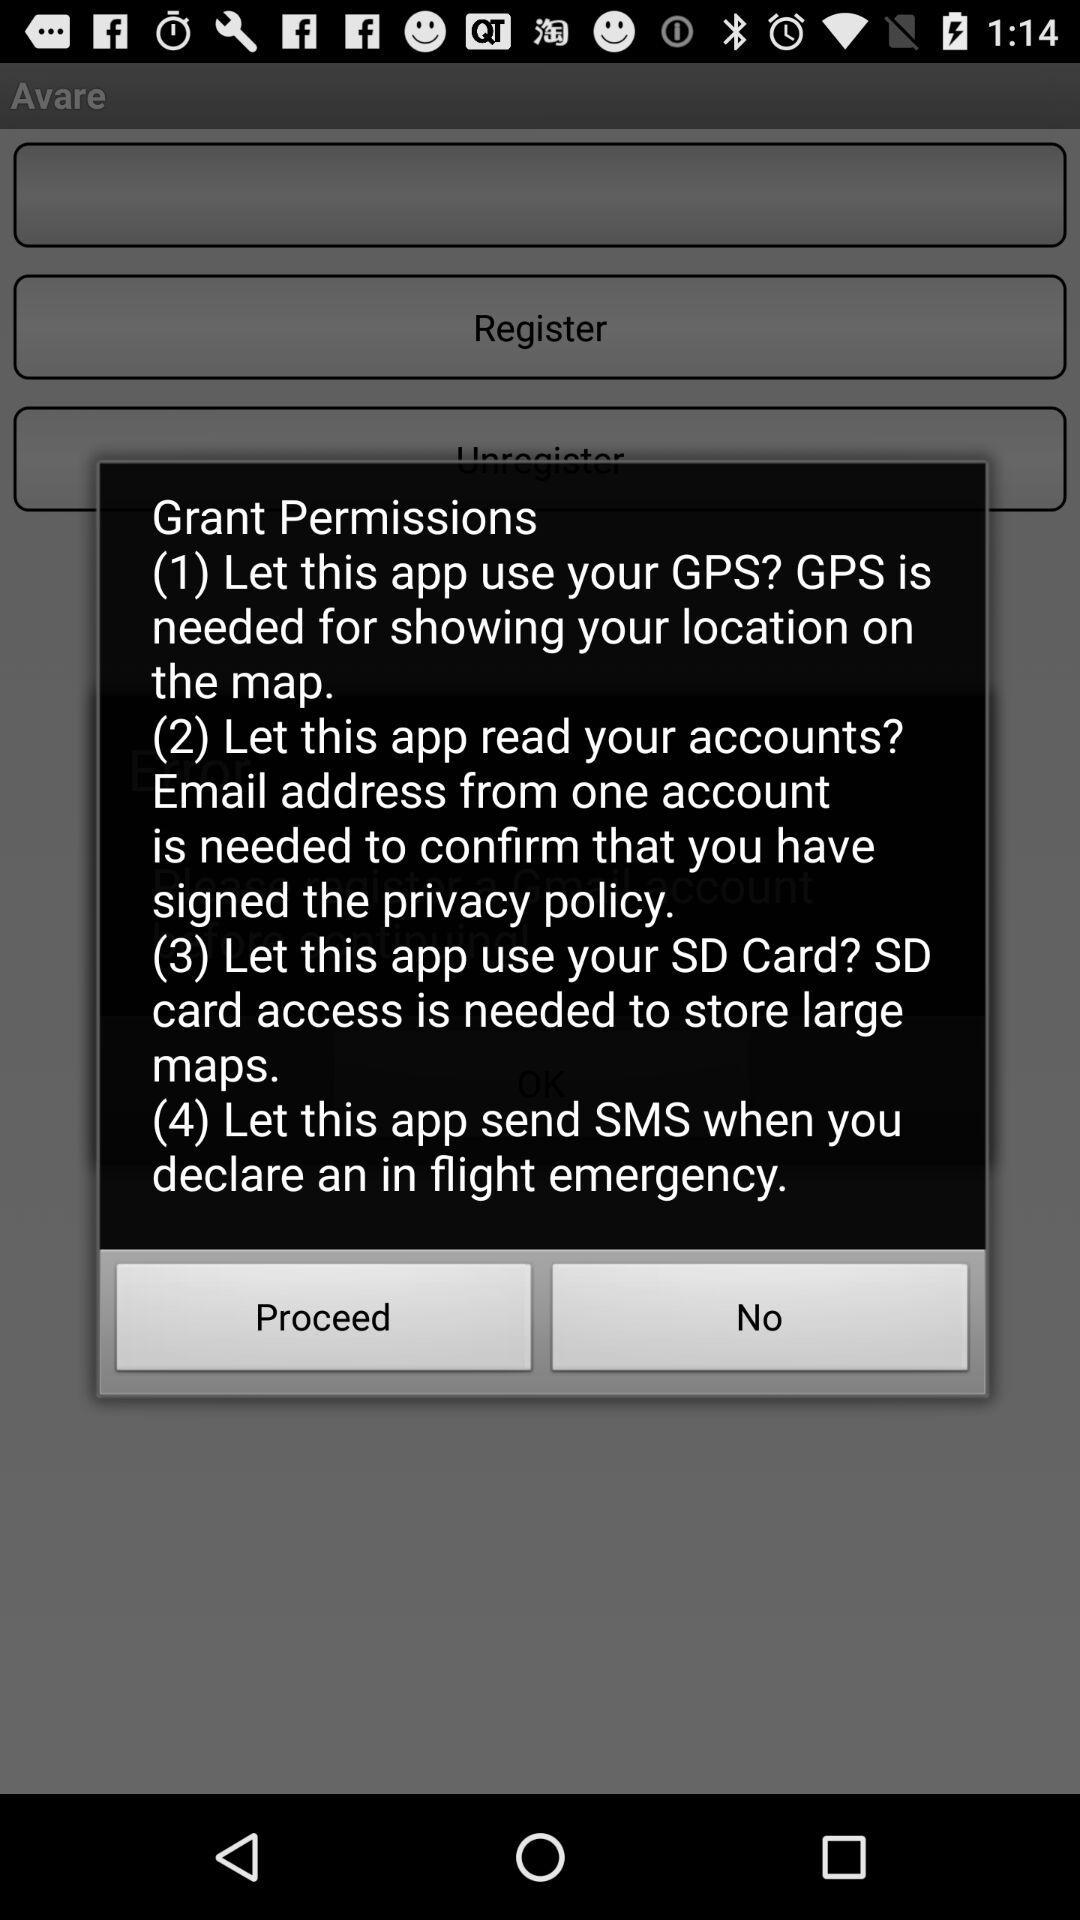 This screenshot has height=1920, width=1080. What do you see at coordinates (760, 1323) in the screenshot?
I see `item below the grant permissions 1` at bounding box center [760, 1323].